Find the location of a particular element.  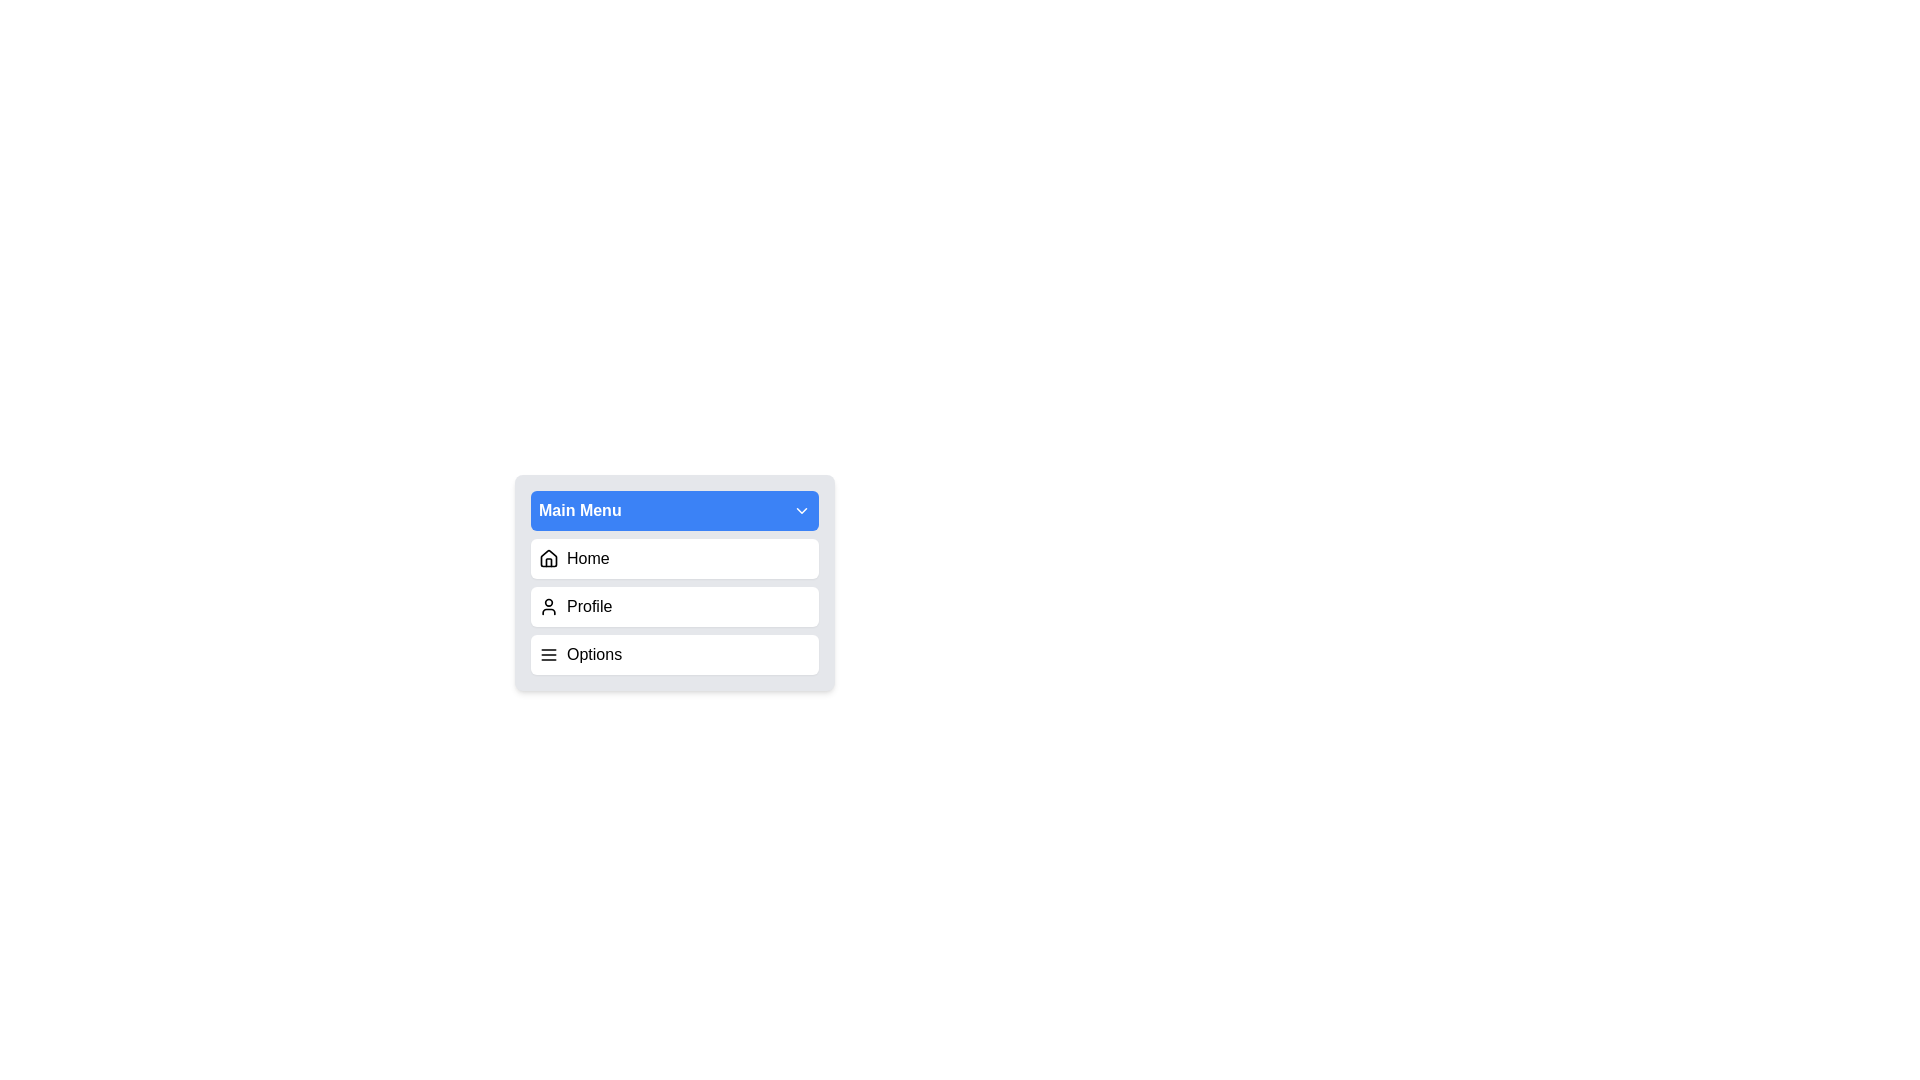

the house-shaped icon located to the left of the 'Home' text in the navigation menu is located at coordinates (548, 559).